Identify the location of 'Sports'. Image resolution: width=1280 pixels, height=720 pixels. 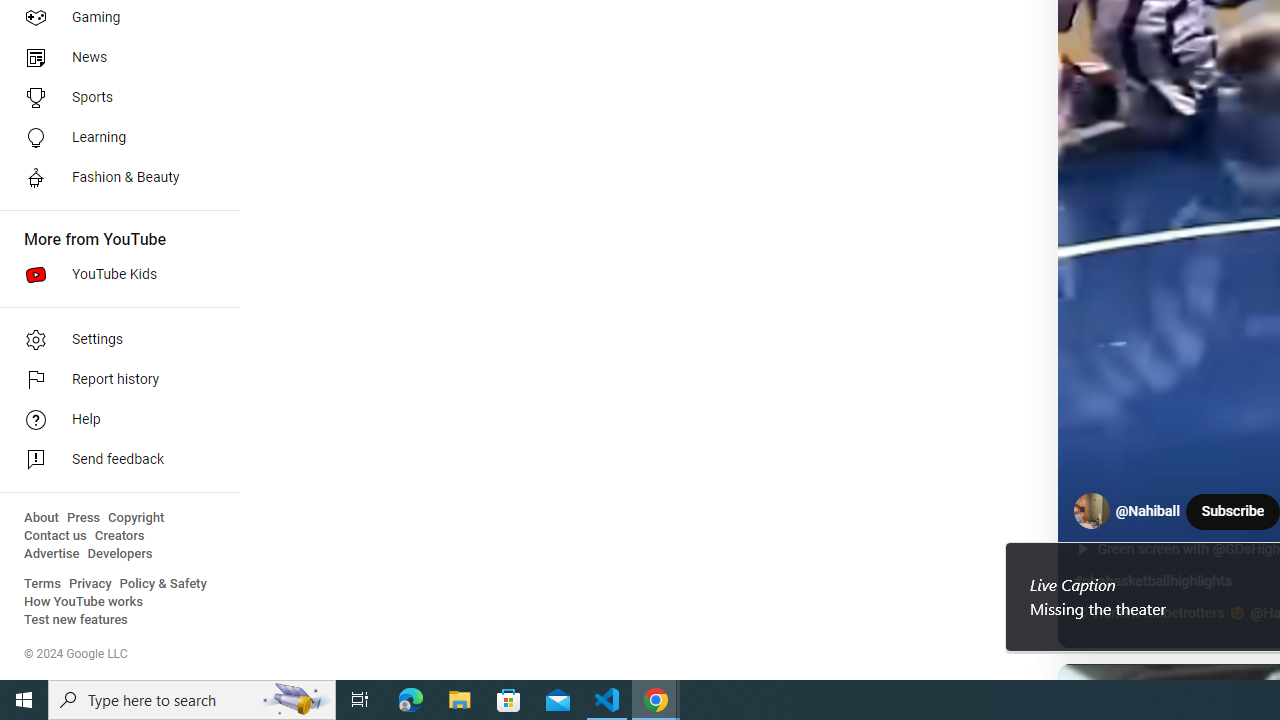
(112, 97).